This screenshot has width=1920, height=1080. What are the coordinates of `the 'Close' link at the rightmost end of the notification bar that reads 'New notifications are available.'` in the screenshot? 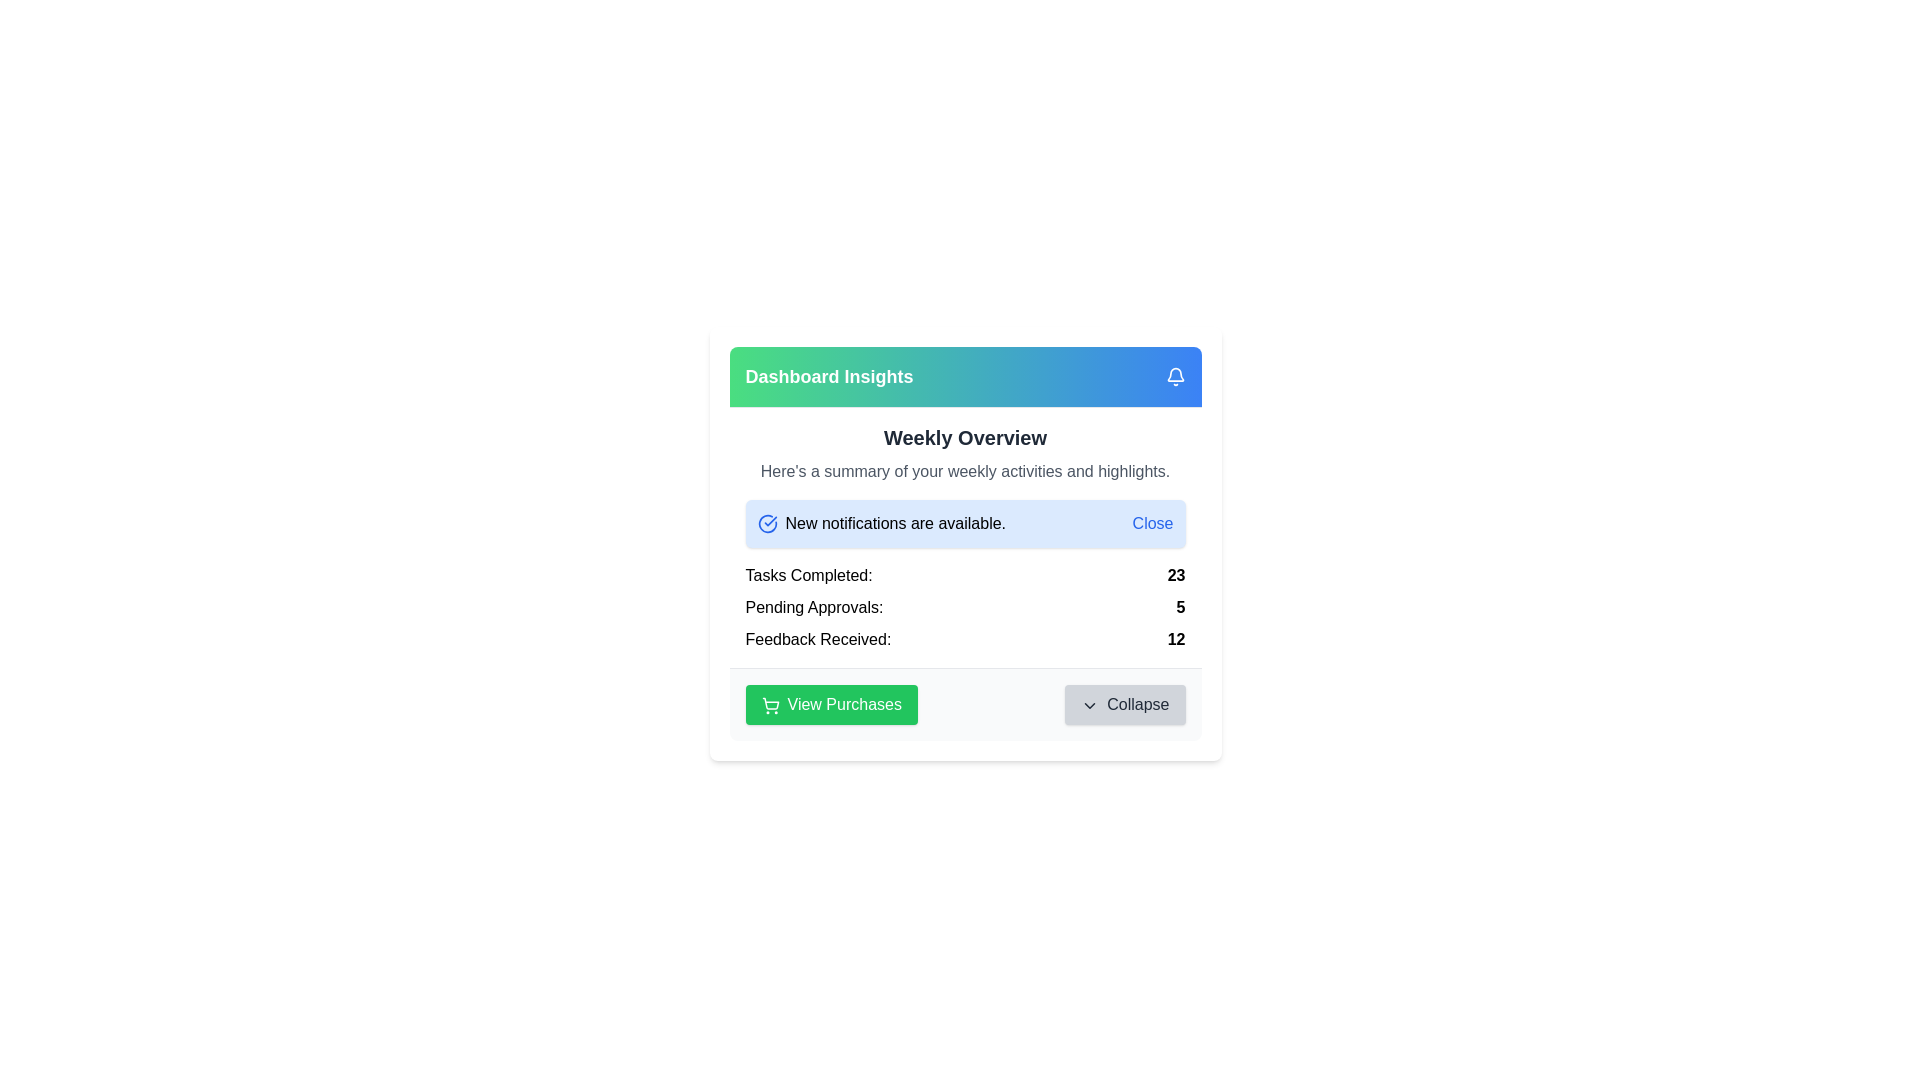 It's located at (1152, 523).